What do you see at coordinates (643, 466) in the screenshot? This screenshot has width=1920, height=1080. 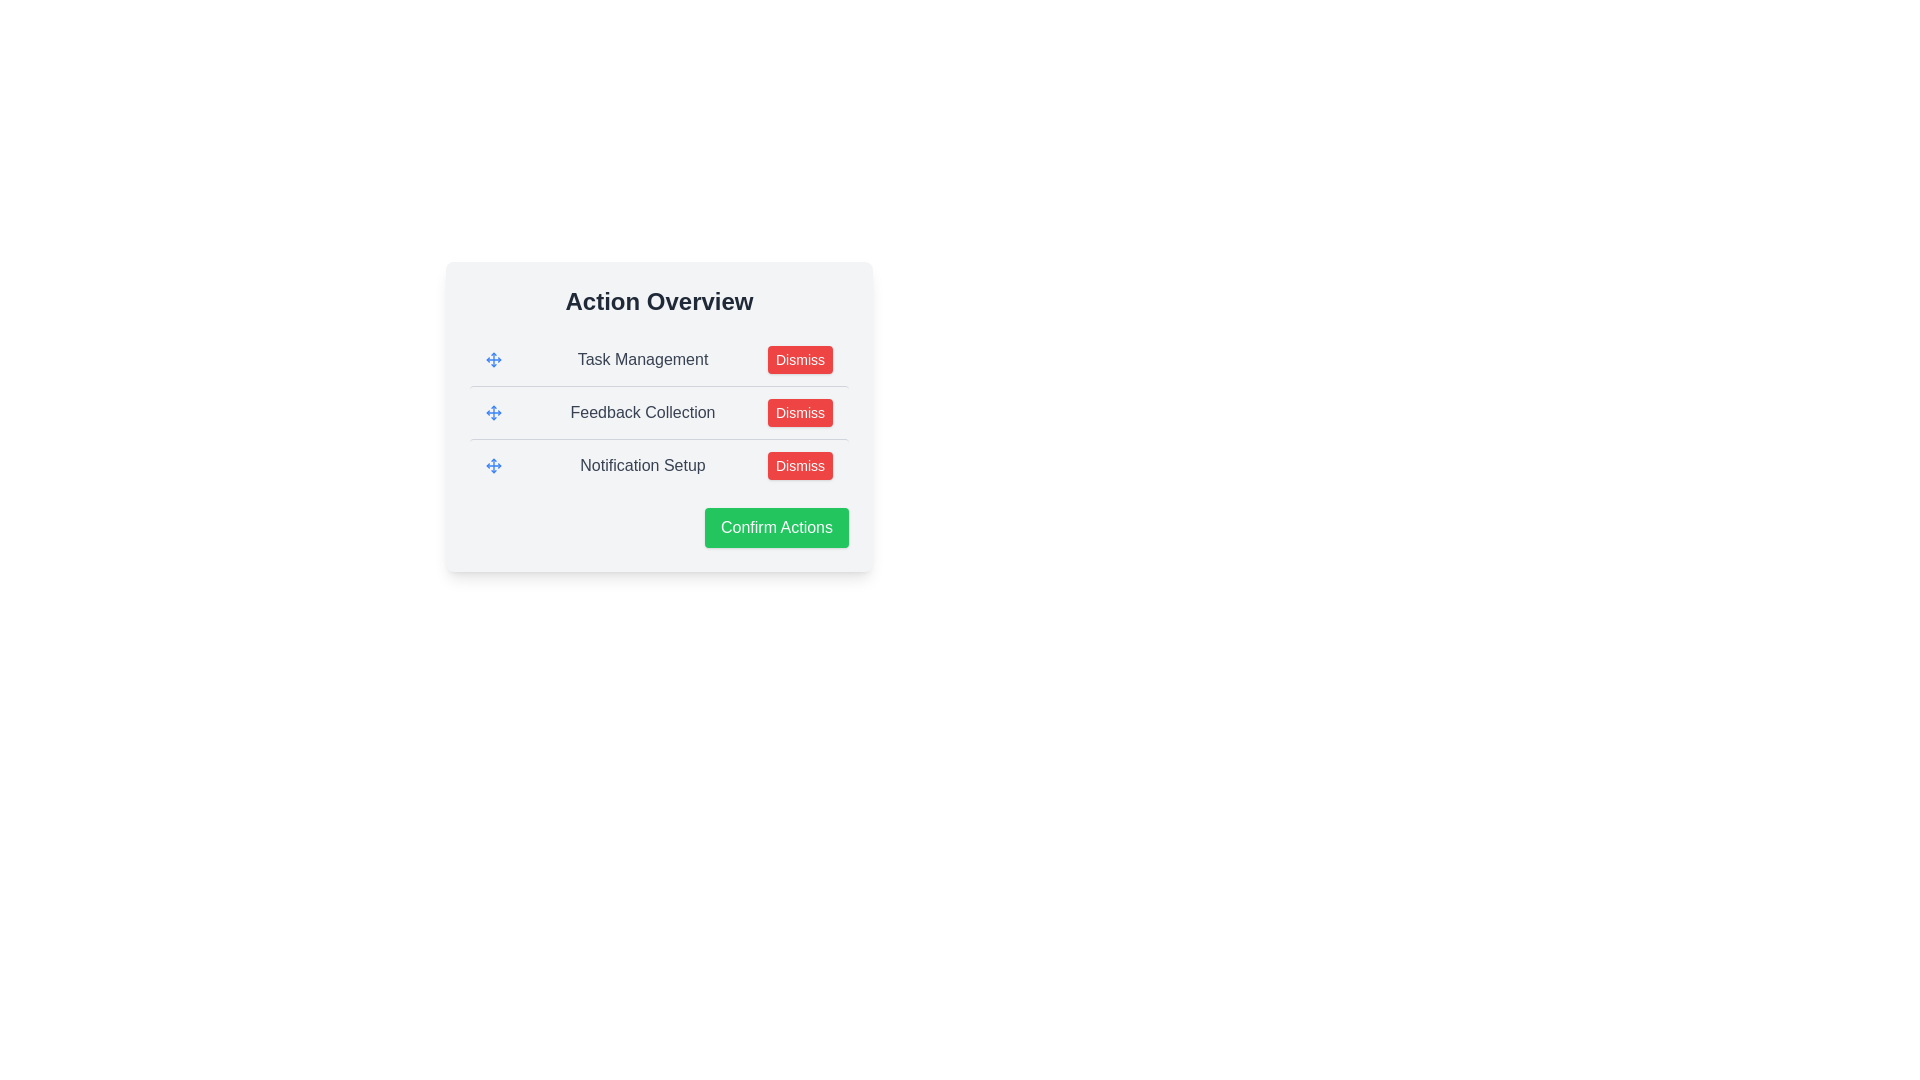 I see `the 'Notification Setup' text label` at bounding box center [643, 466].